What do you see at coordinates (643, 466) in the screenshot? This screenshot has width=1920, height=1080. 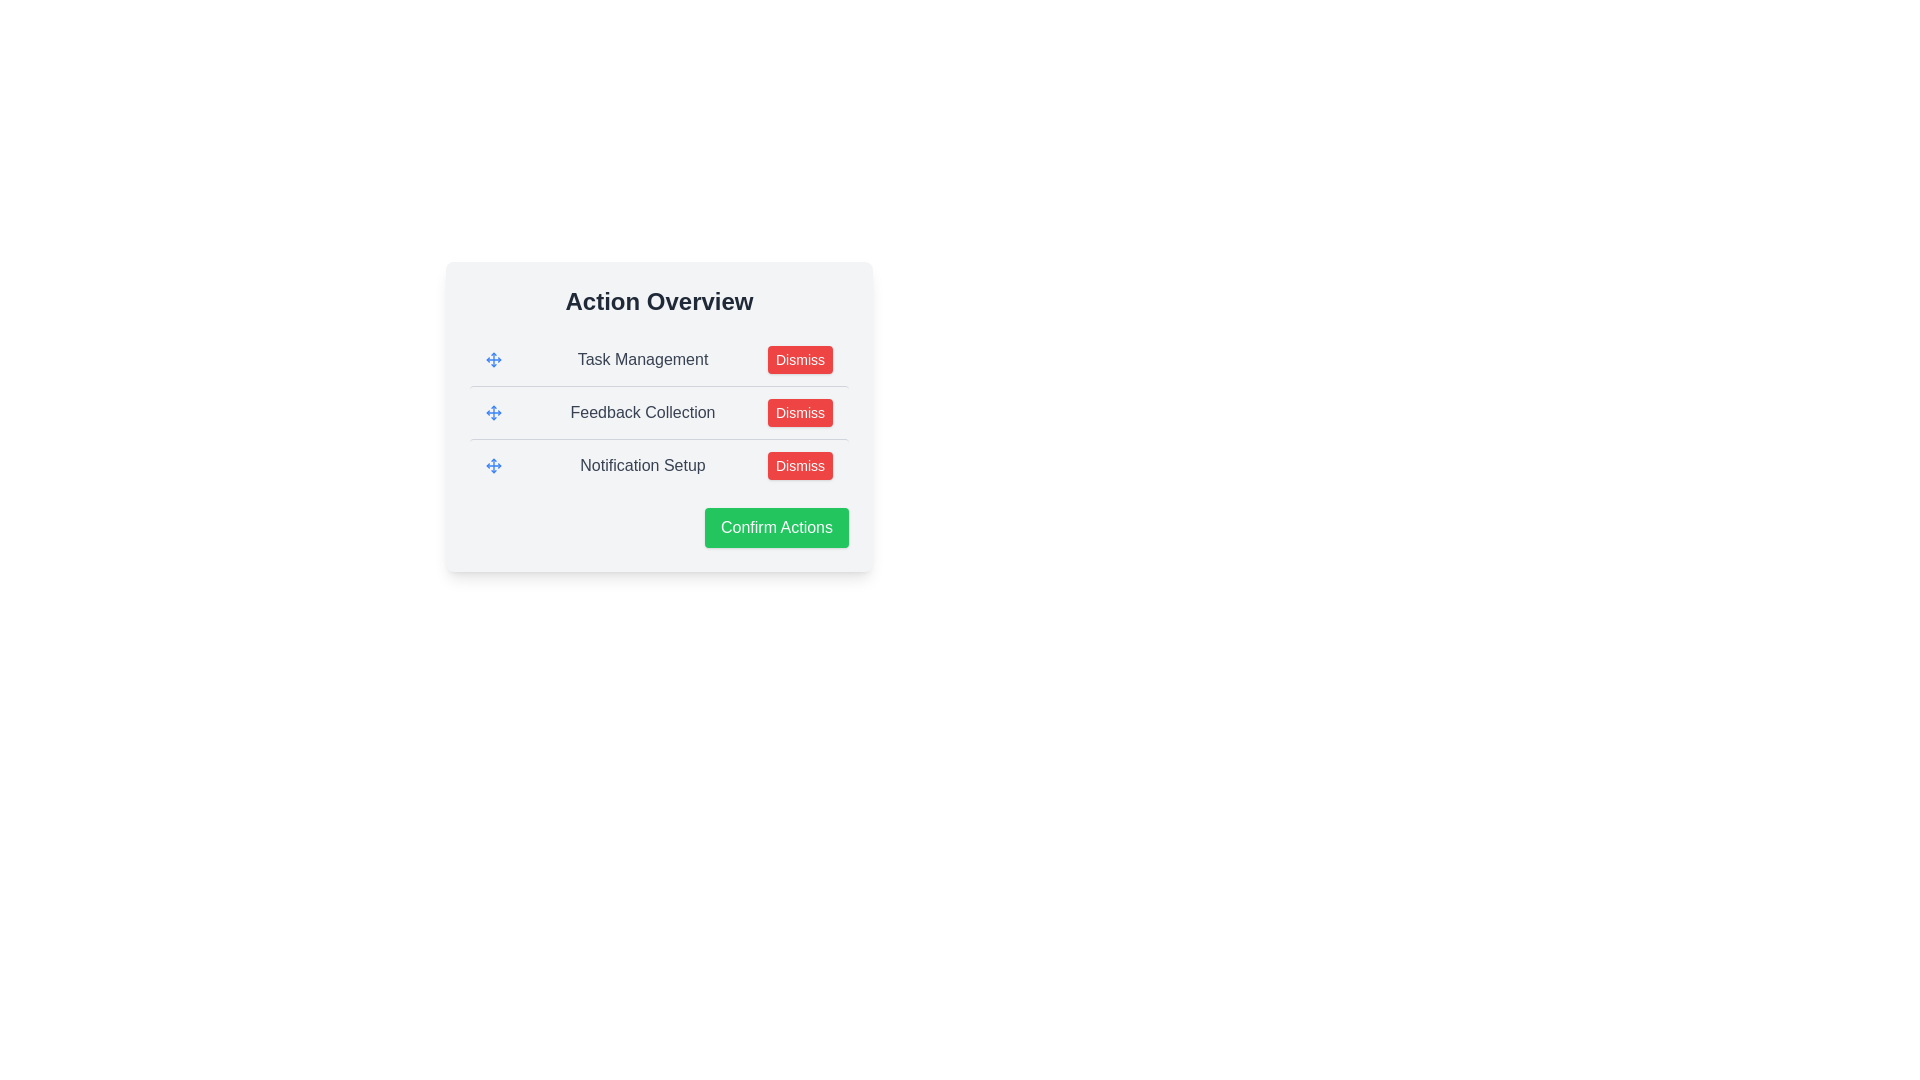 I see `the 'Notification Setup' text label` at bounding box center [643, 466].